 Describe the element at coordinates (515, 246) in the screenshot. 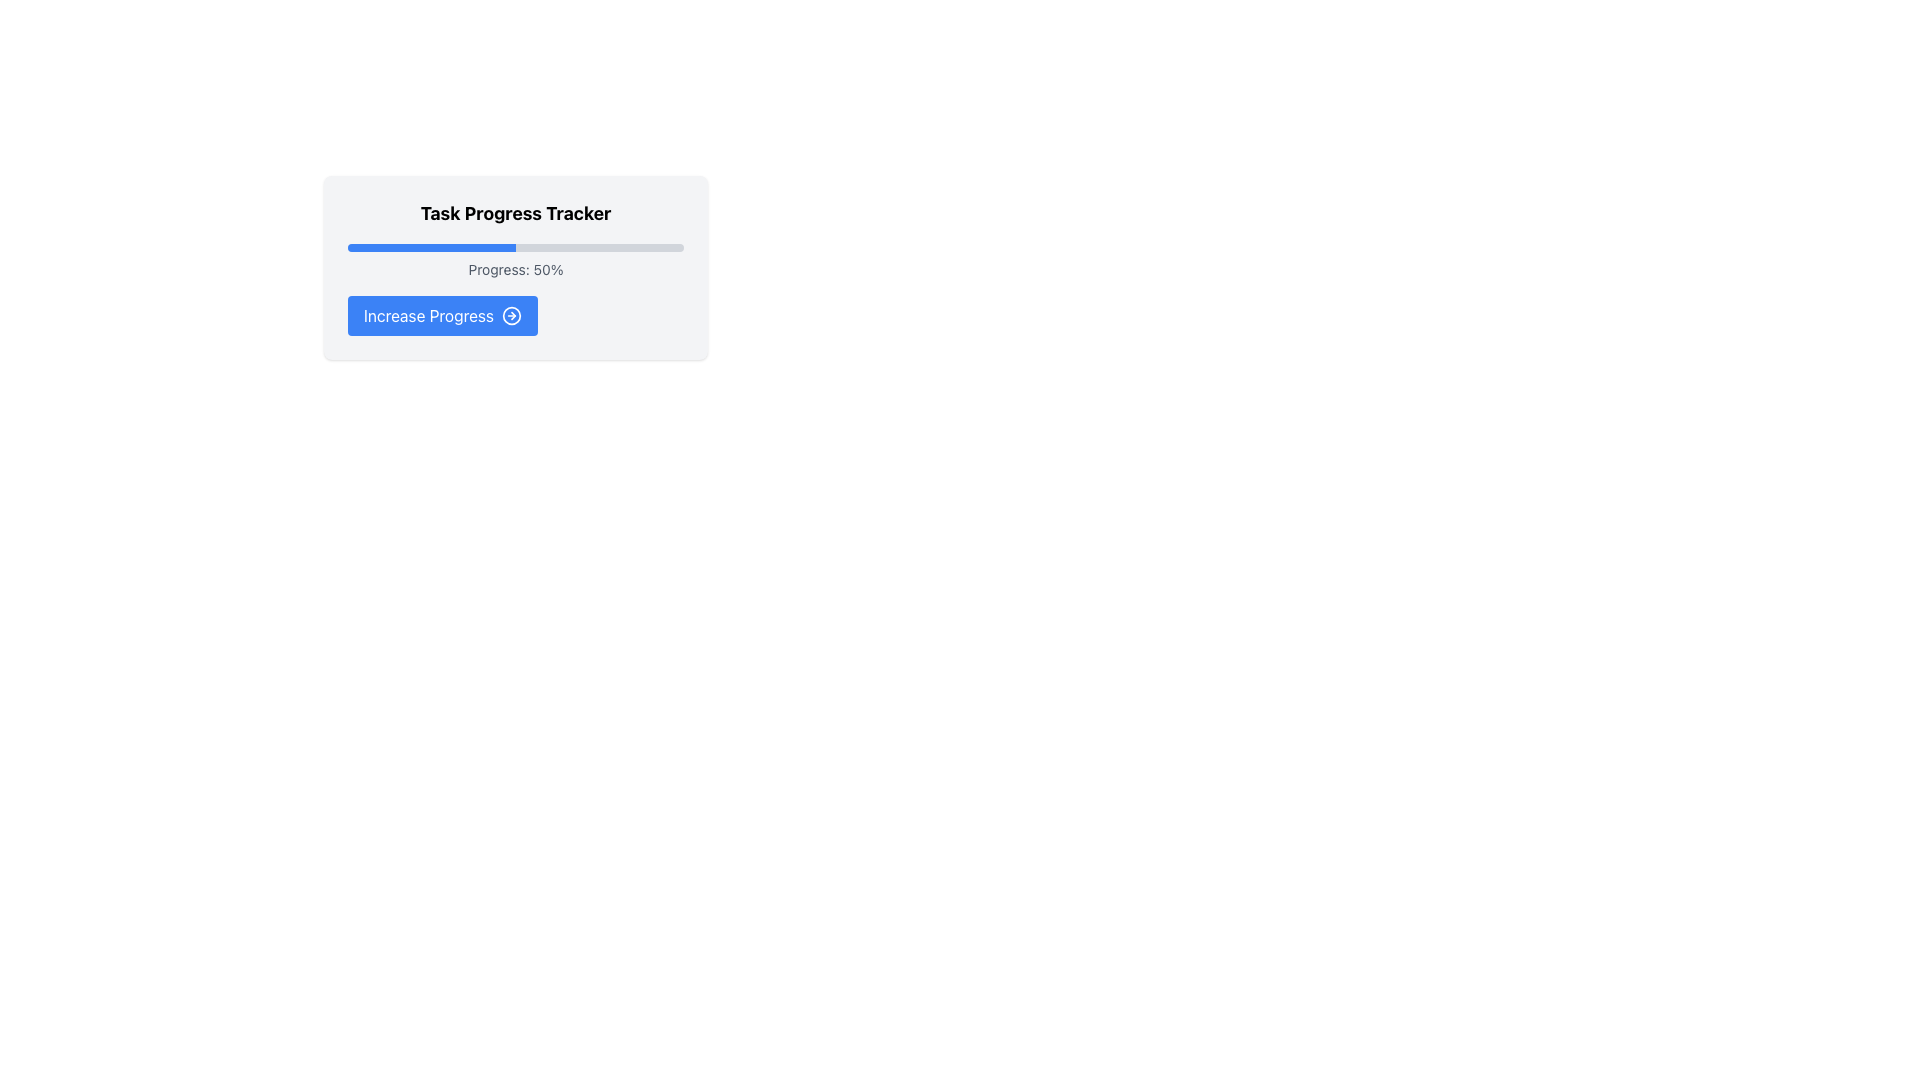

I see `the horizontal progress bar with a light gray background and blue fill, located below the 'Task Progress Tracker' title and above the 'Progress: 50%' label` at that location.